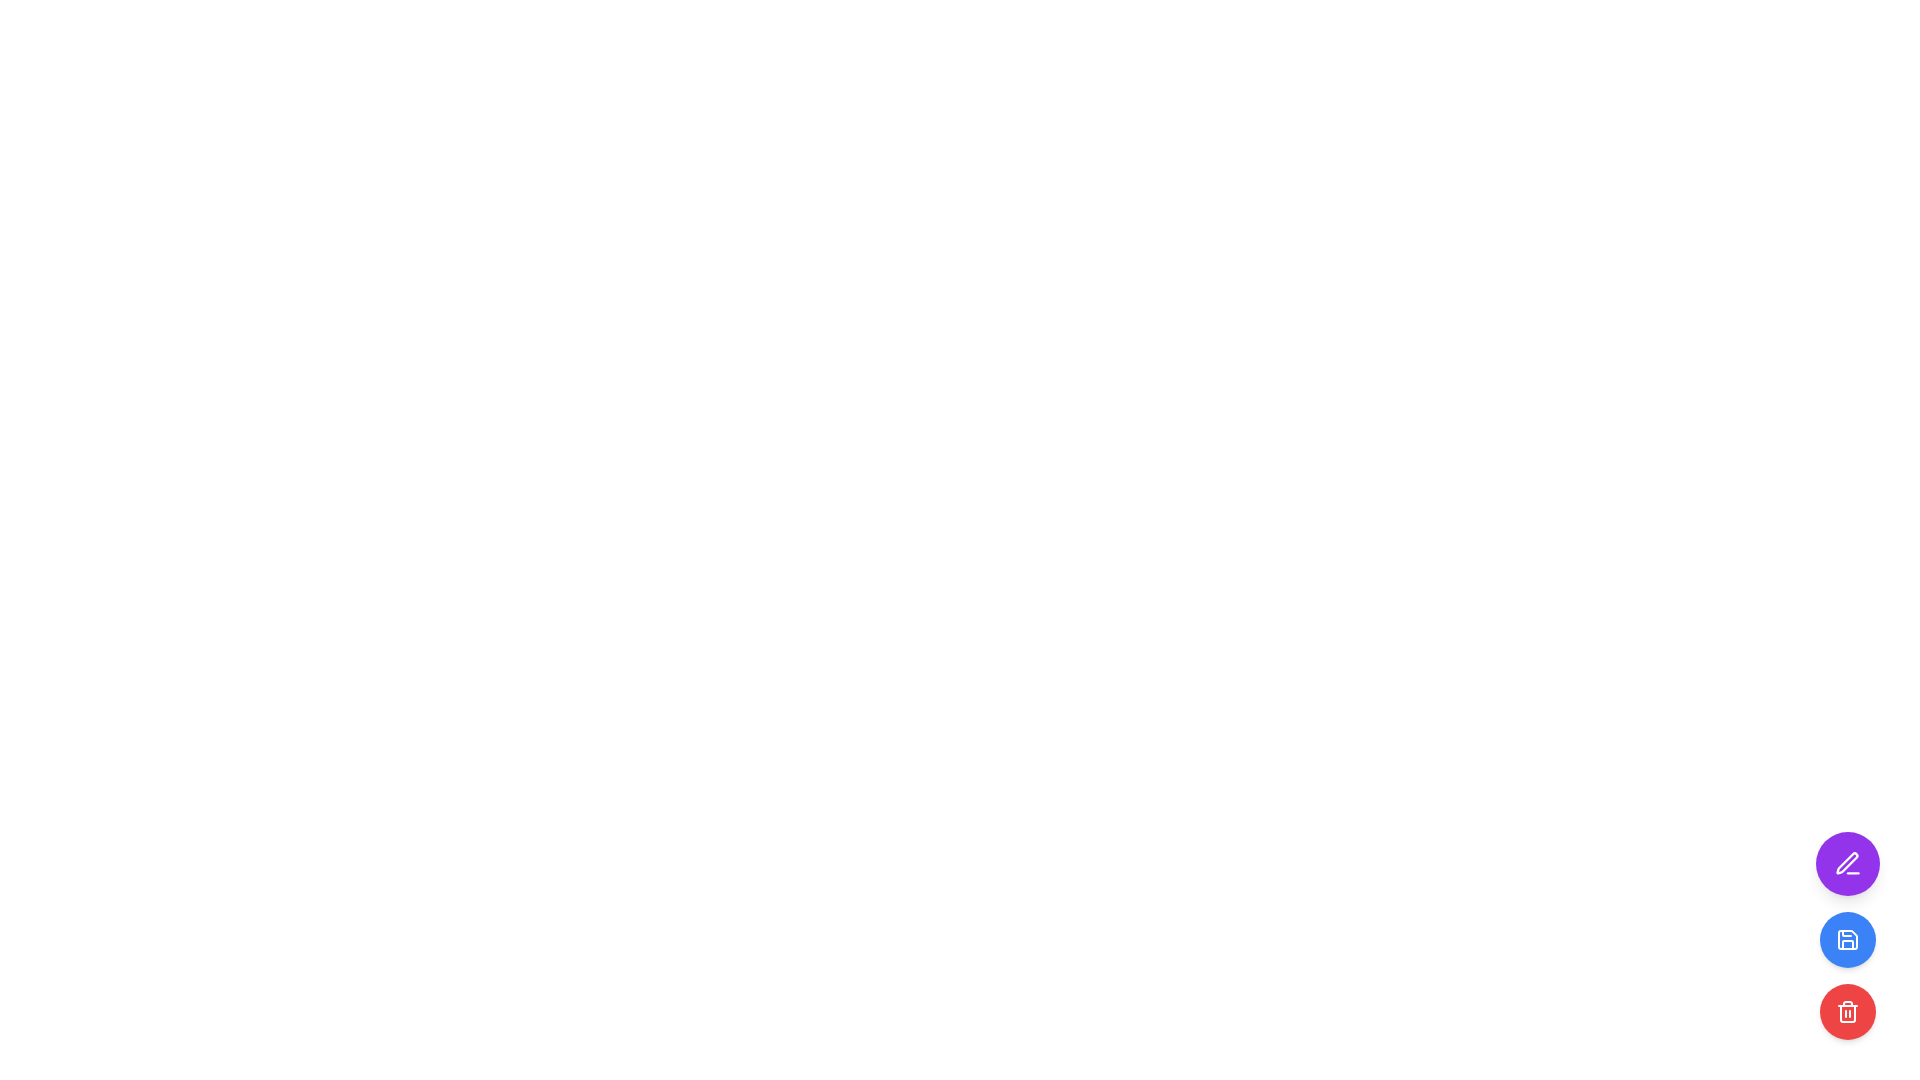  I want to click on the blue circular button with a floppy disk icon located in the lower right quadrant of the interface, so click(1847, 940).